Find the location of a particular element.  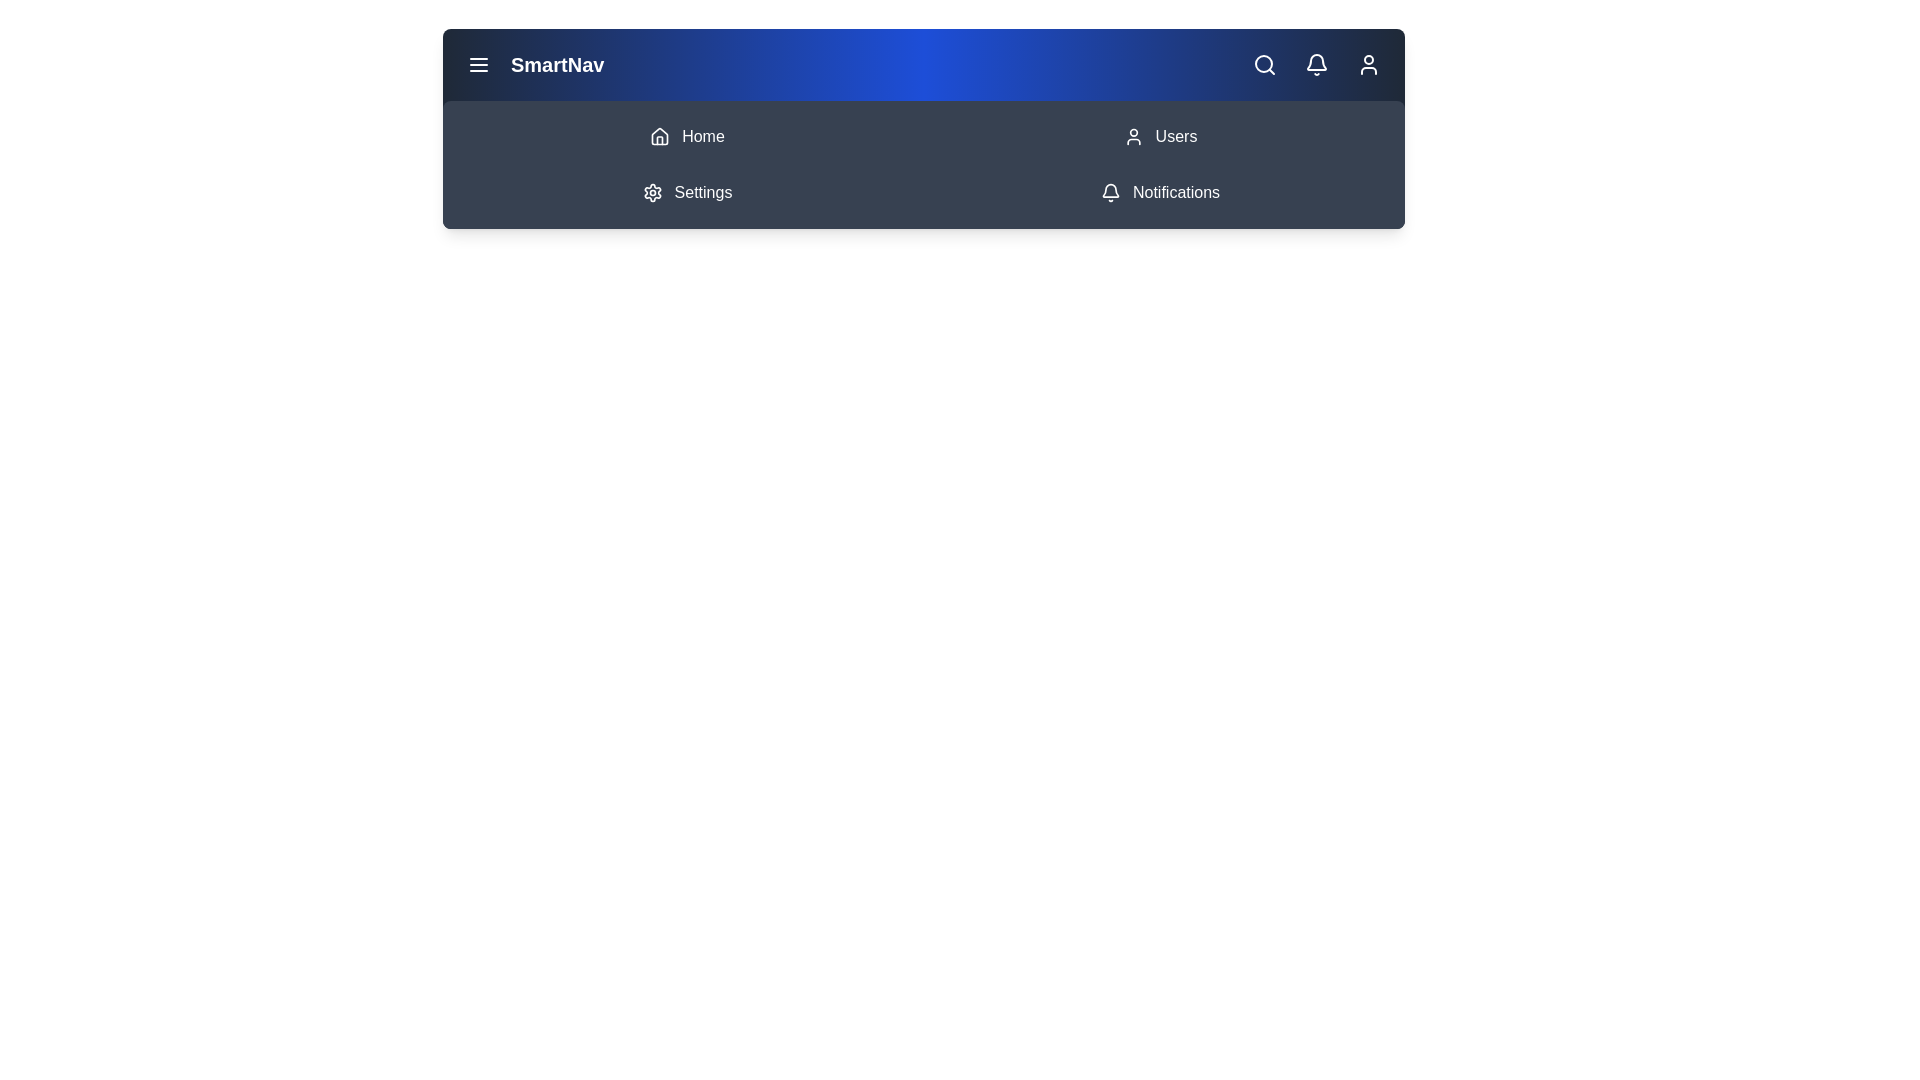

the Home navigation item in the menu is located at coordinates (687, 136).